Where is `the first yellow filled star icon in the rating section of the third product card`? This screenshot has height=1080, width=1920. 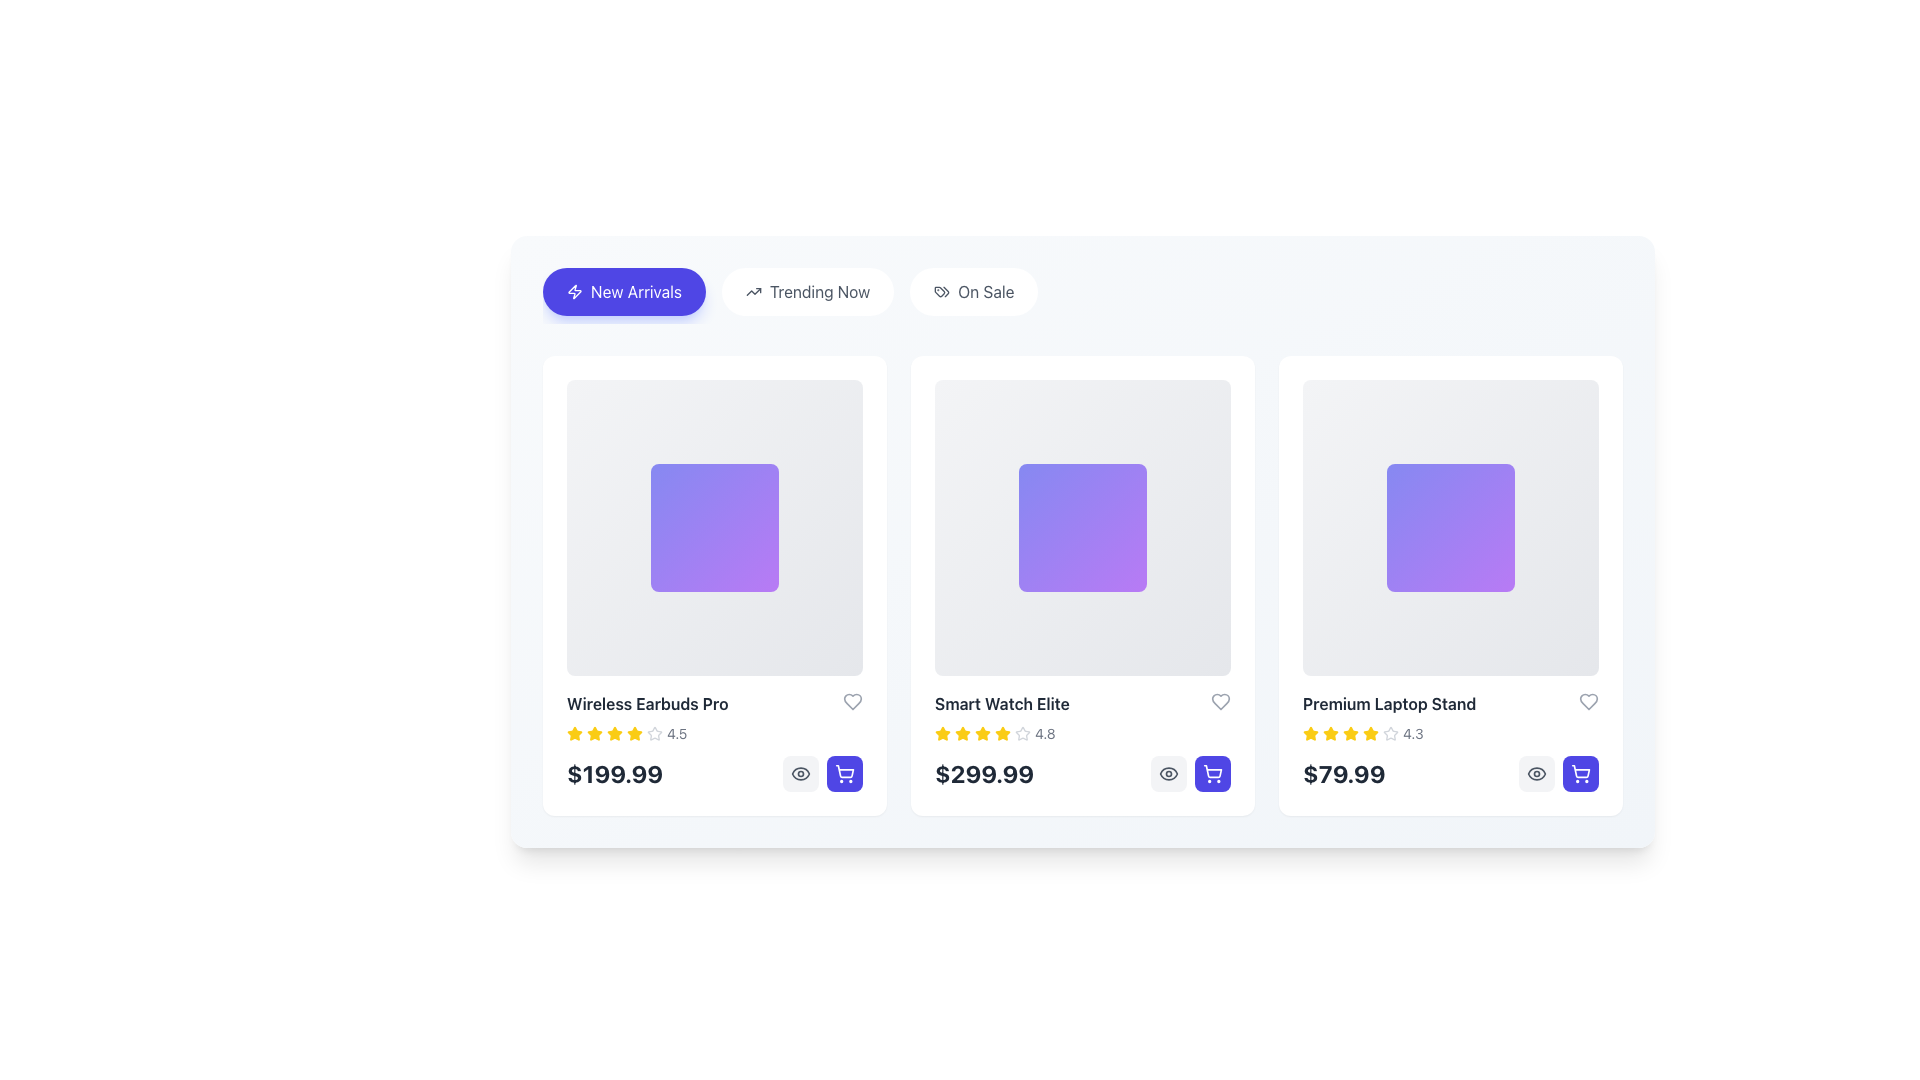 the first yellow filled star icon in the rating section of the third product card is located at coordinates (1310, 733).